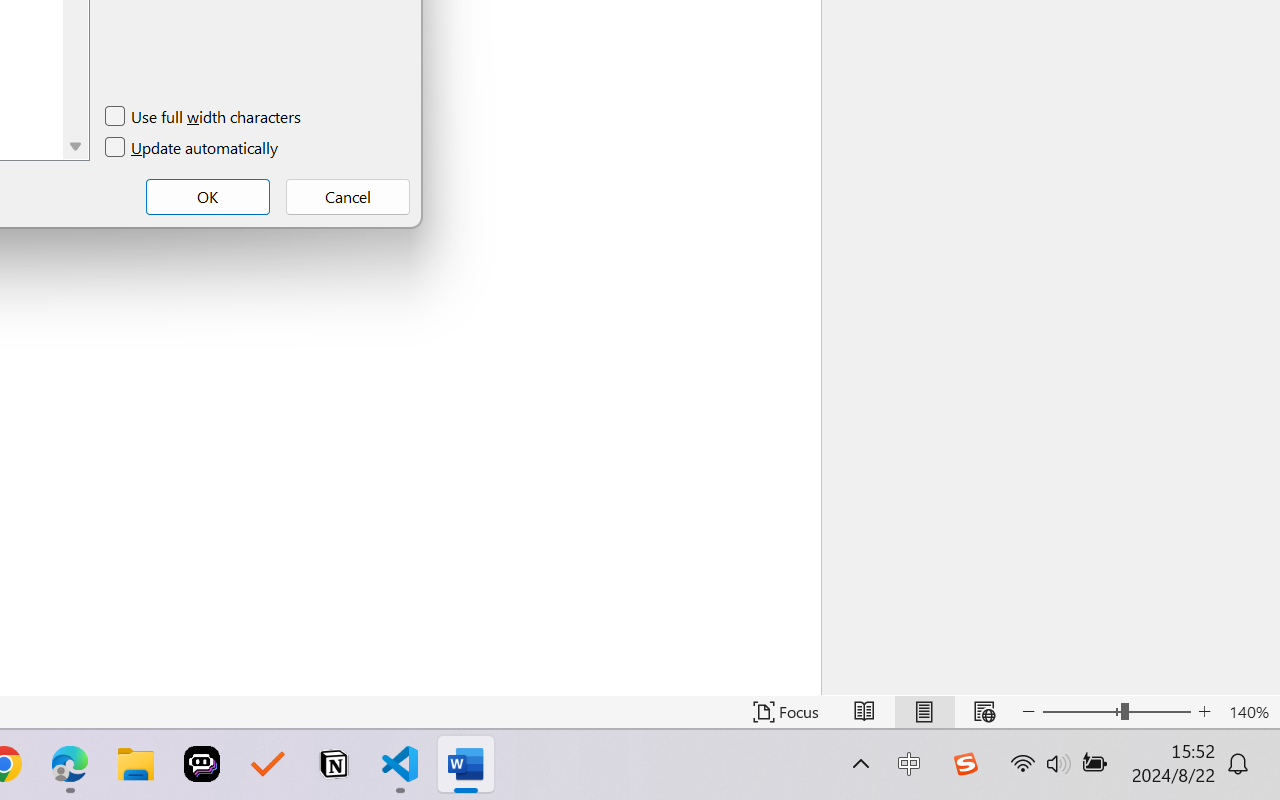  What do you see at coordinates (1115, 711) in the screenshot?
I see `'Zoom'` at bounding box center [1115, 711].